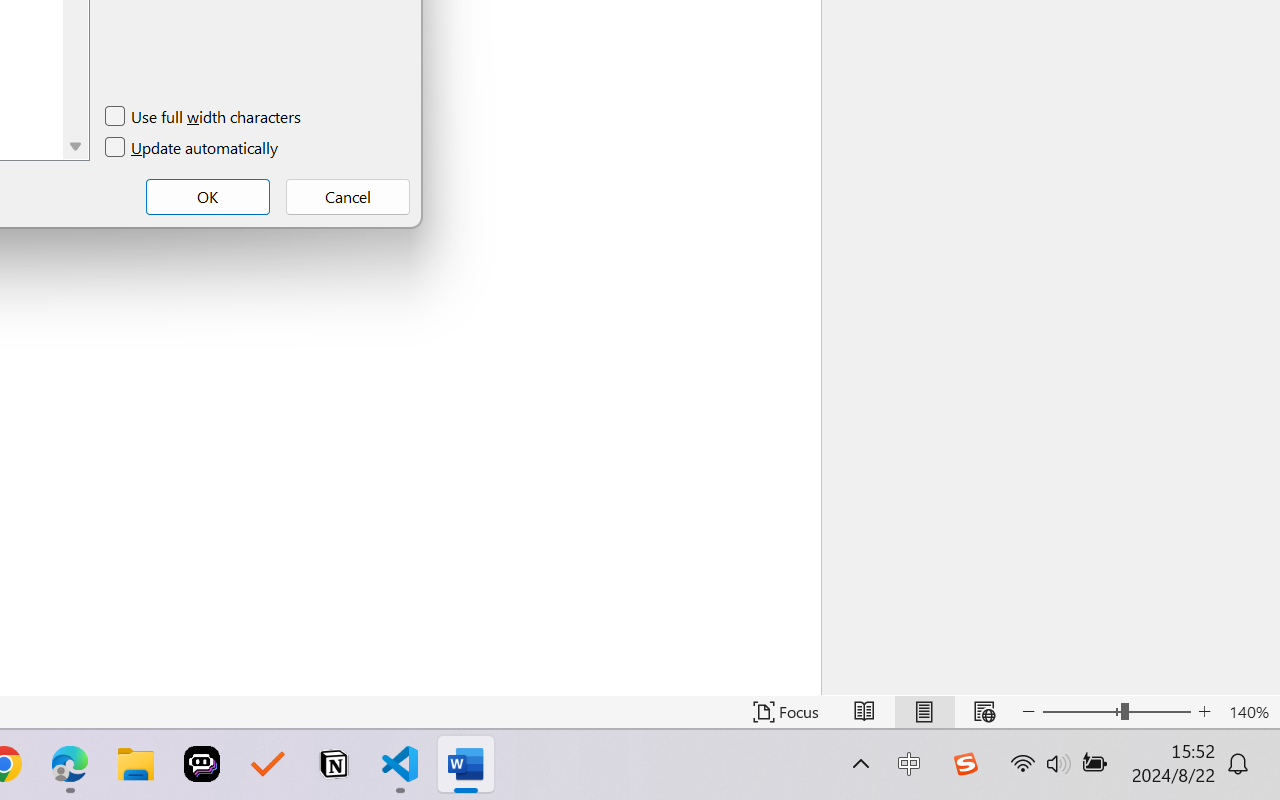  What do you see at coordinates (1115, 711) in the screenshot?
I see `'Zoom'` at bounding box center [1115, 711].